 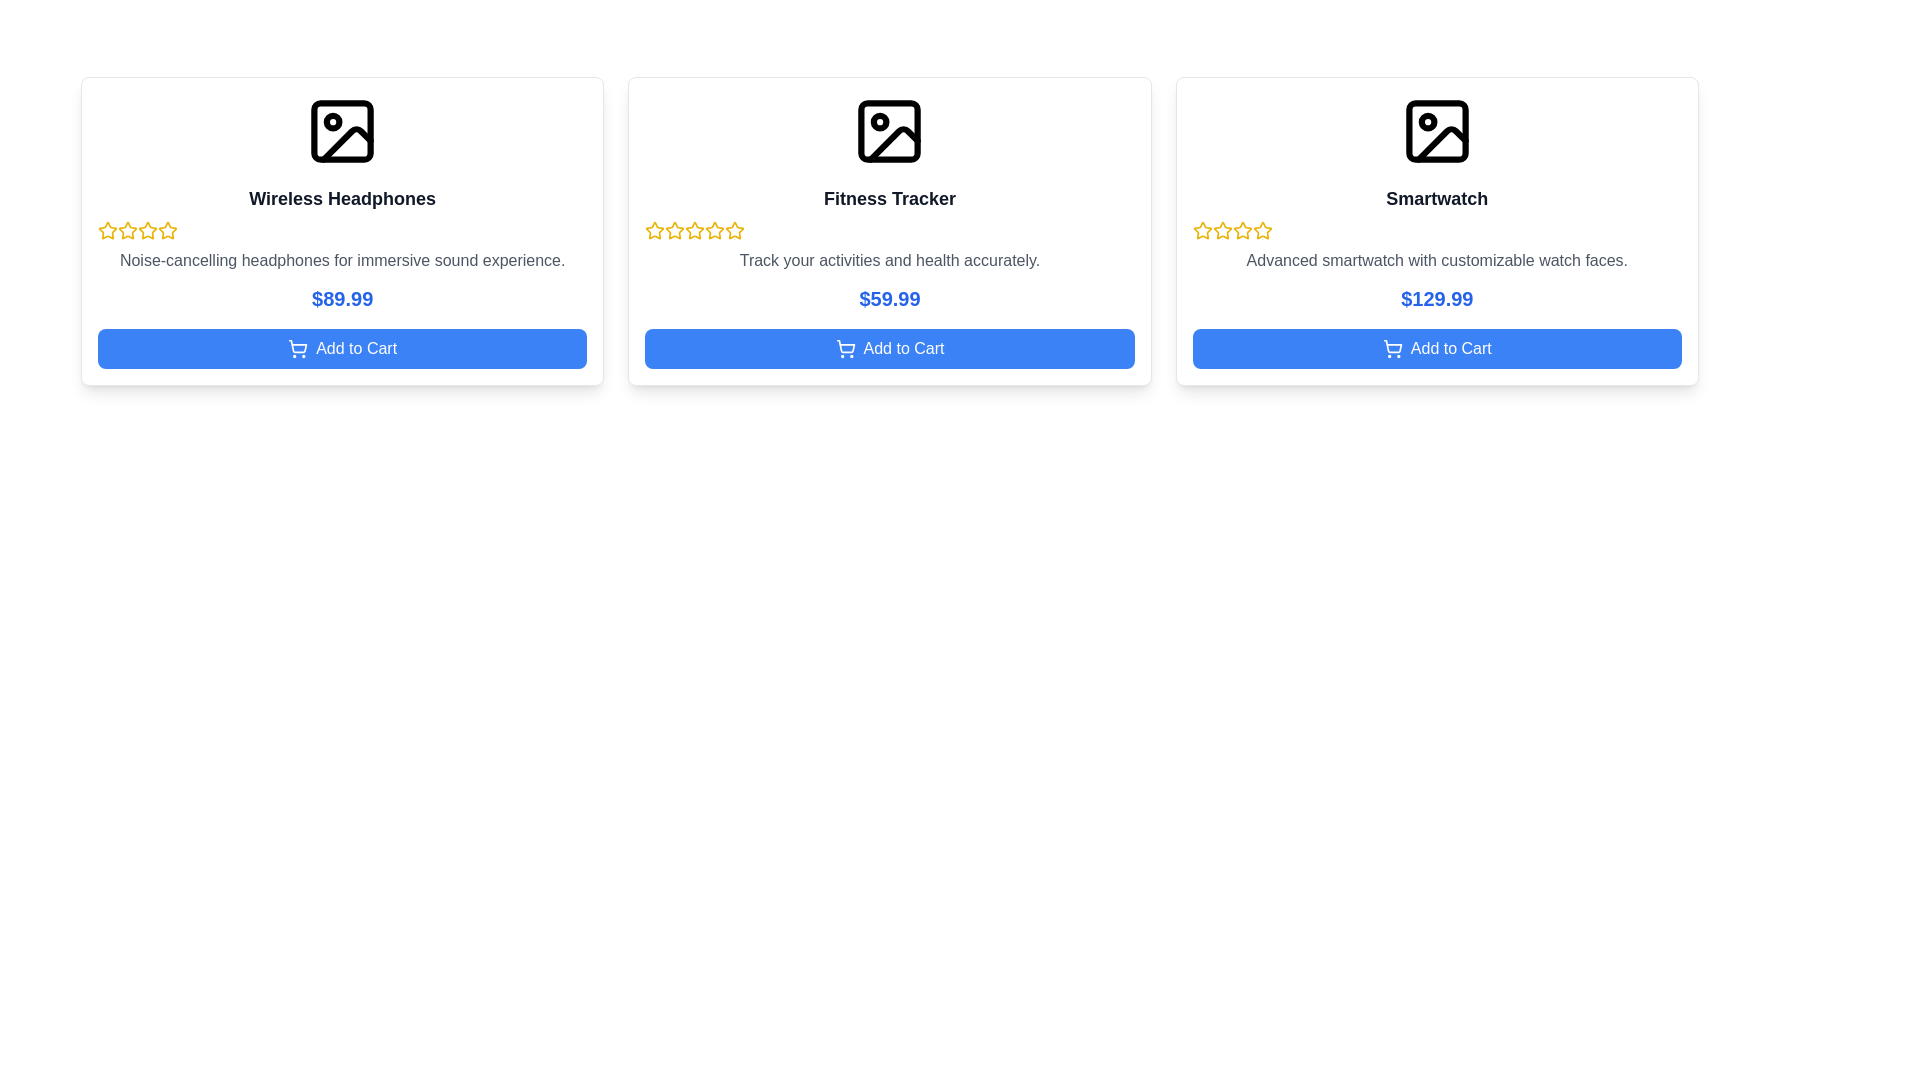 What do you see at coordinates (715, 230) in the screenshot?
I see `the fourth yellow star icon in the rating system below the title 'Fitness Tracker' to rate it` at bounding box center [715, 230].